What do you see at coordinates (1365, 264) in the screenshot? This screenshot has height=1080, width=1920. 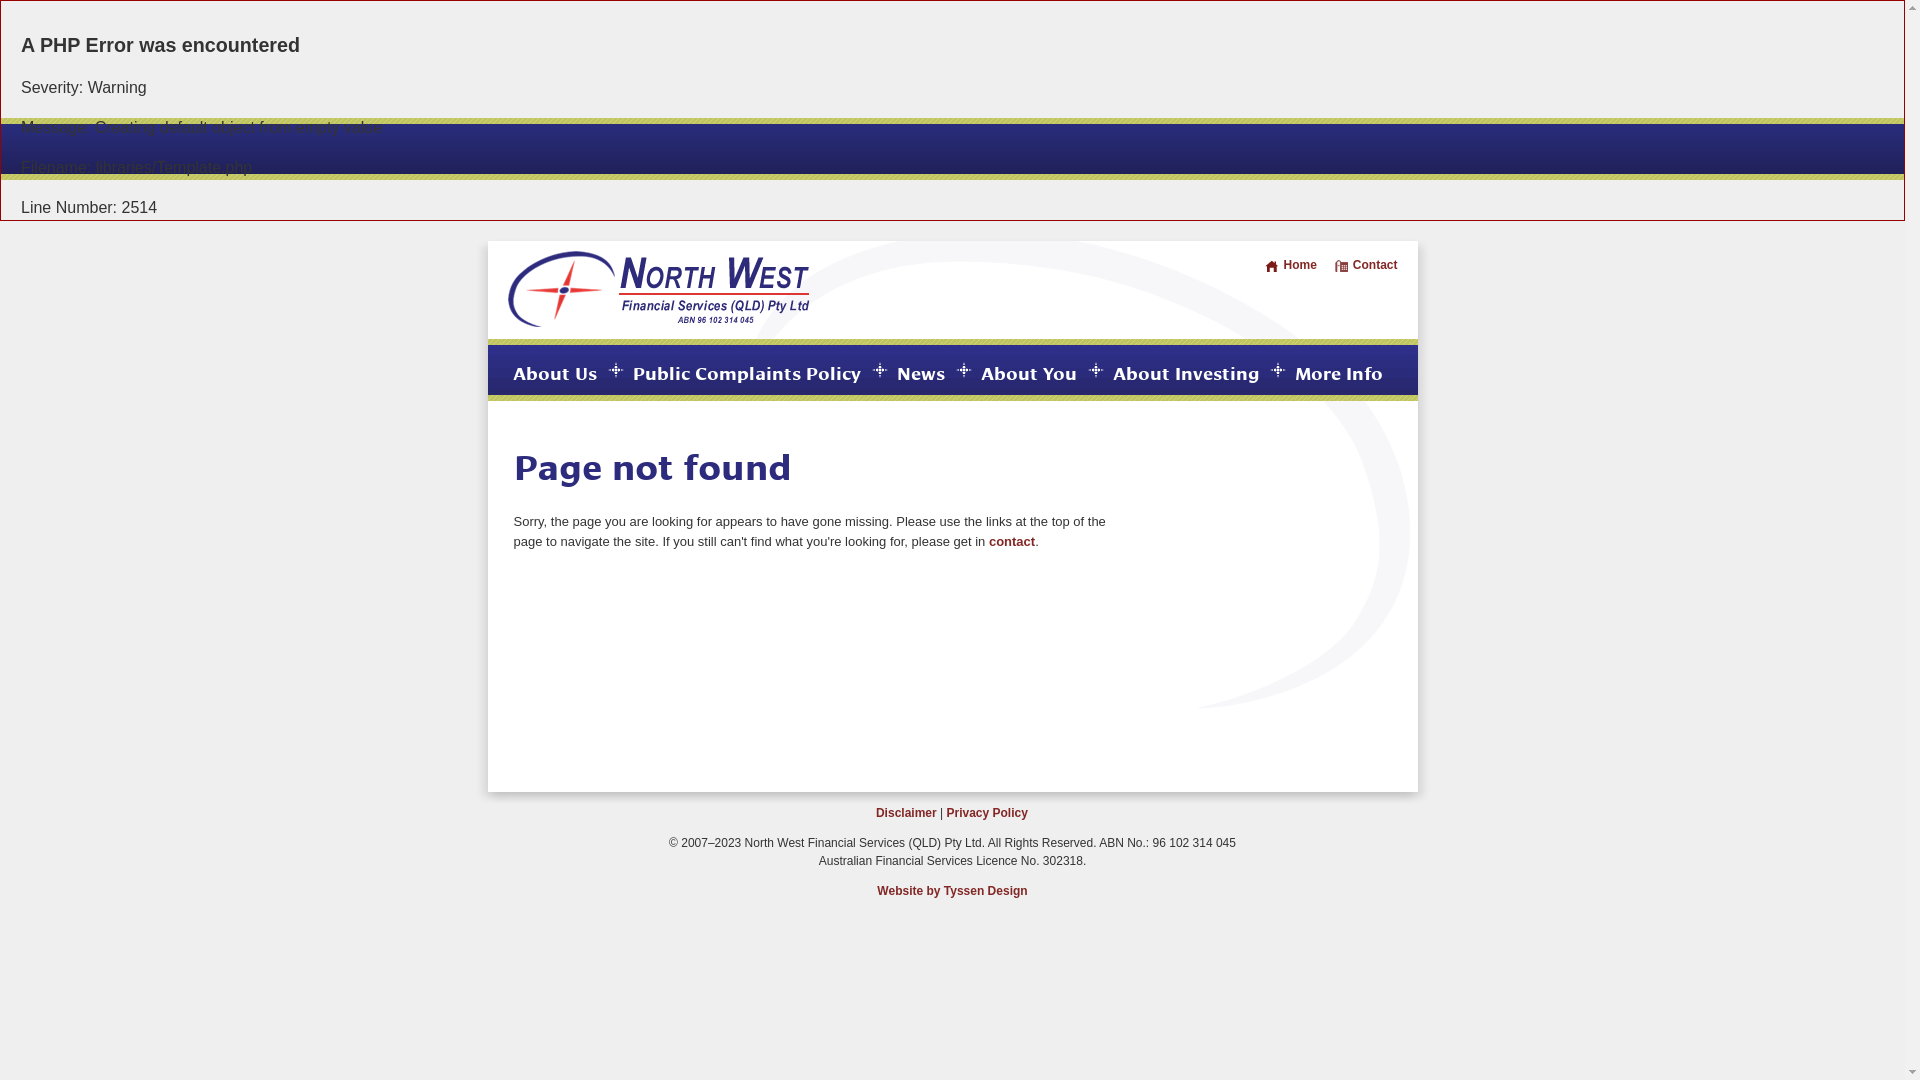 I see `'Contact'` at bounding box center [1365, 264].